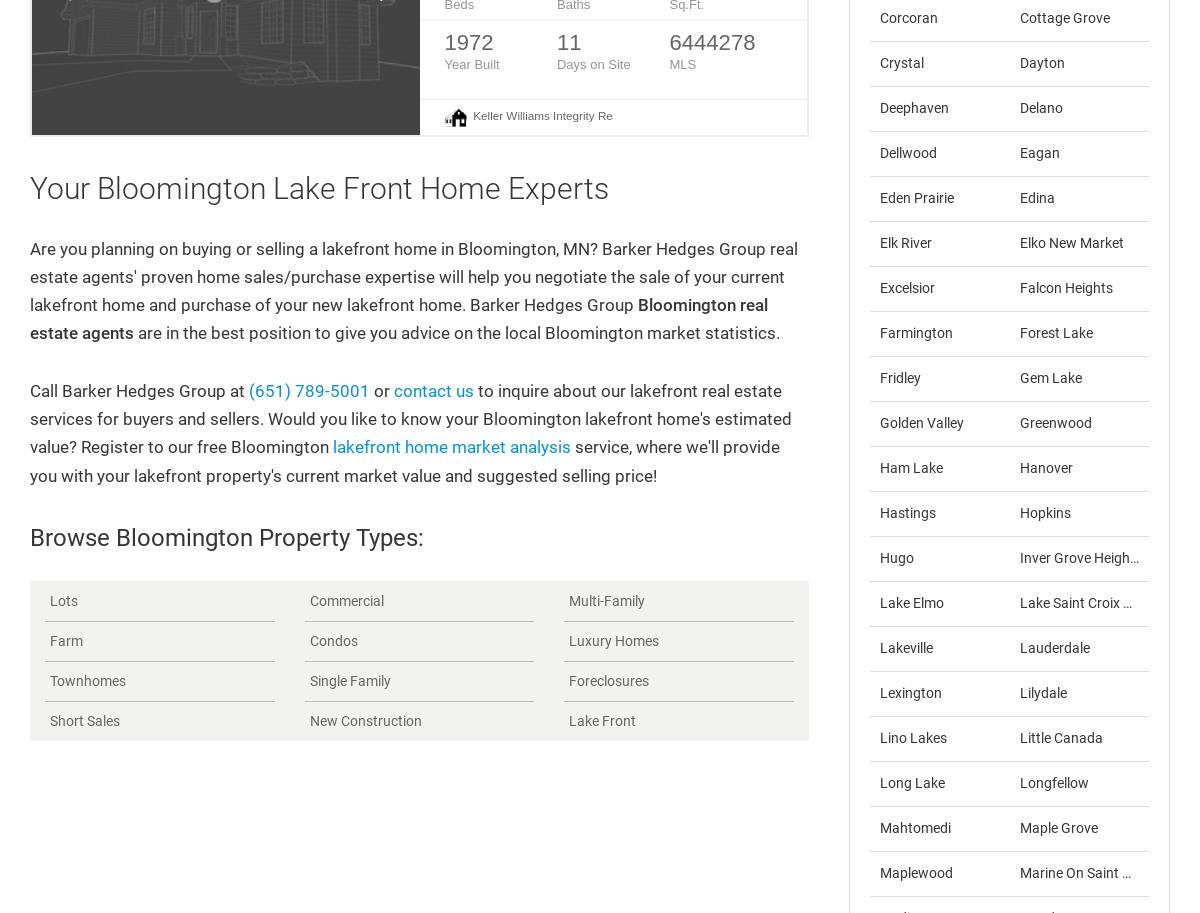  What do you see at coordinates (915, 826) in the screenshot?
I see `'Mahtomedi'` at bounding box center [915, 826].